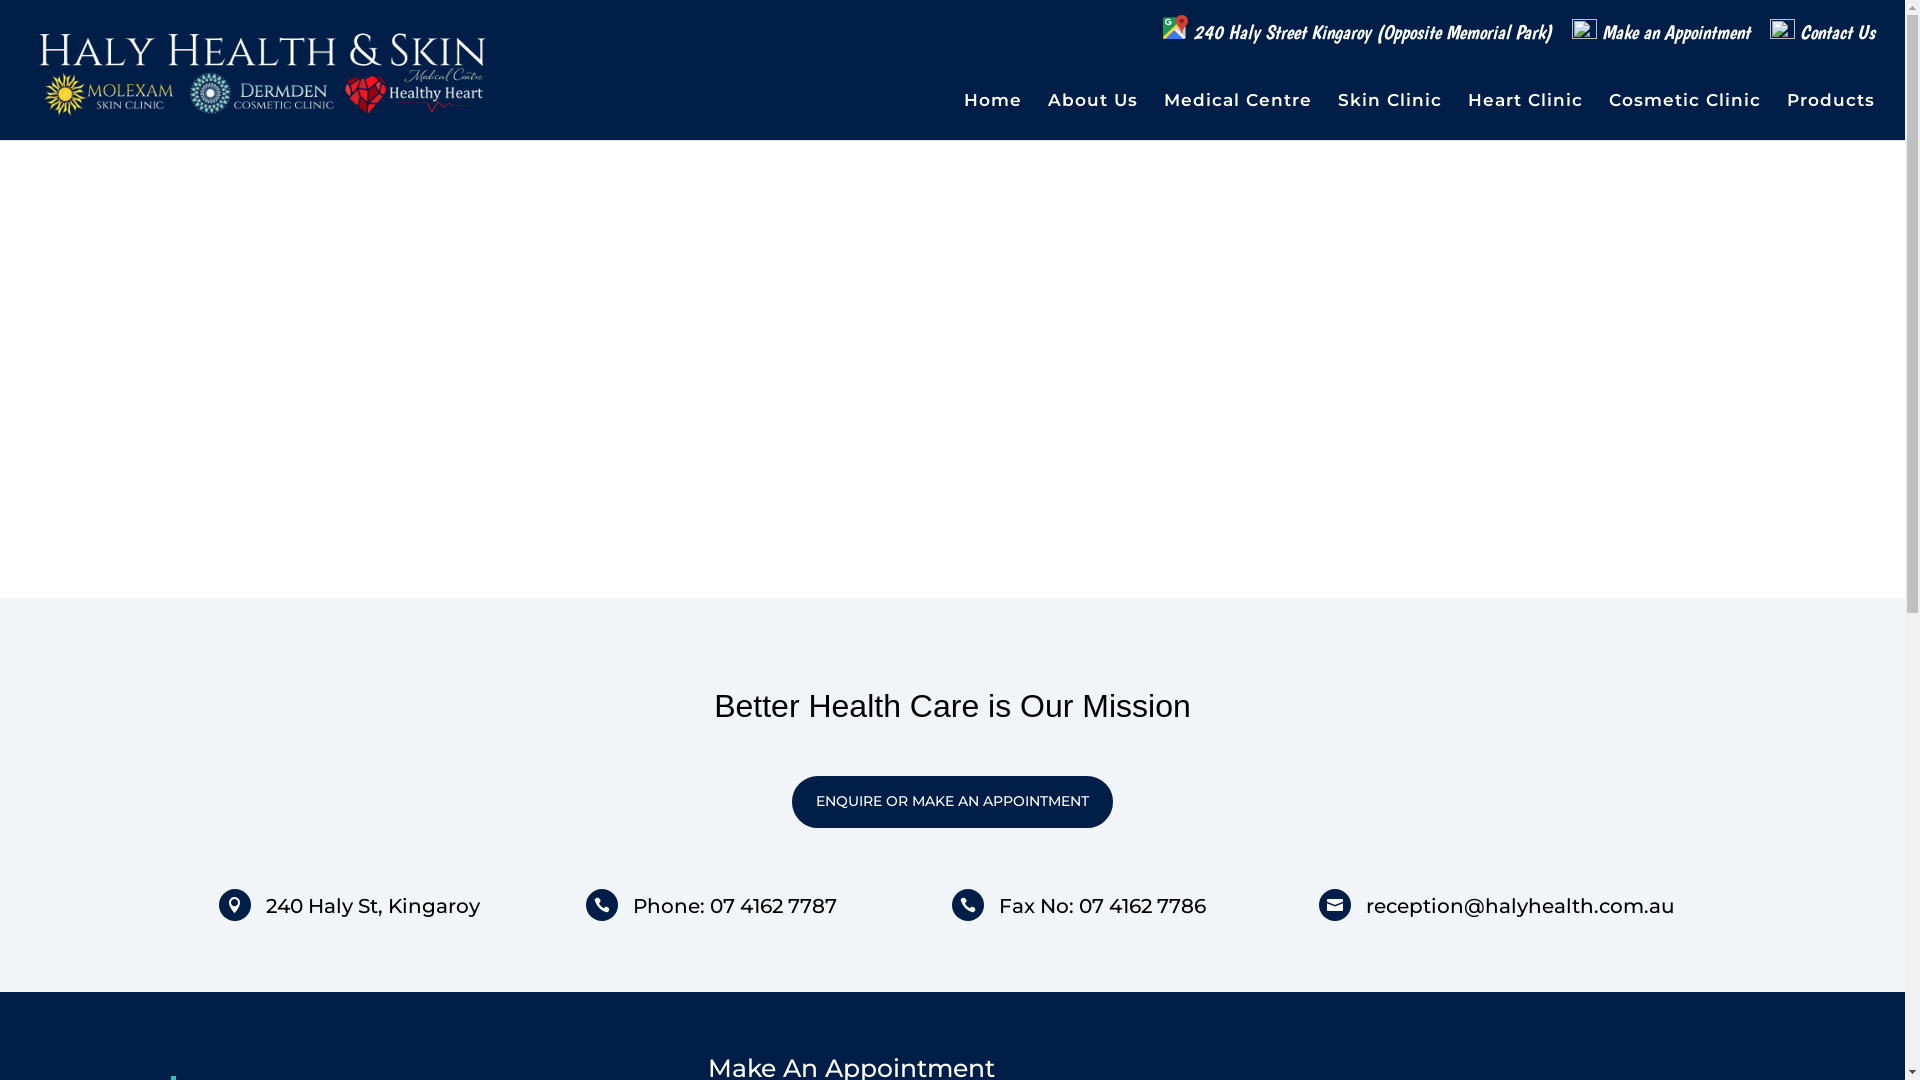  I want to click on 'Cosmetic Clinic', so click(1683, 116).